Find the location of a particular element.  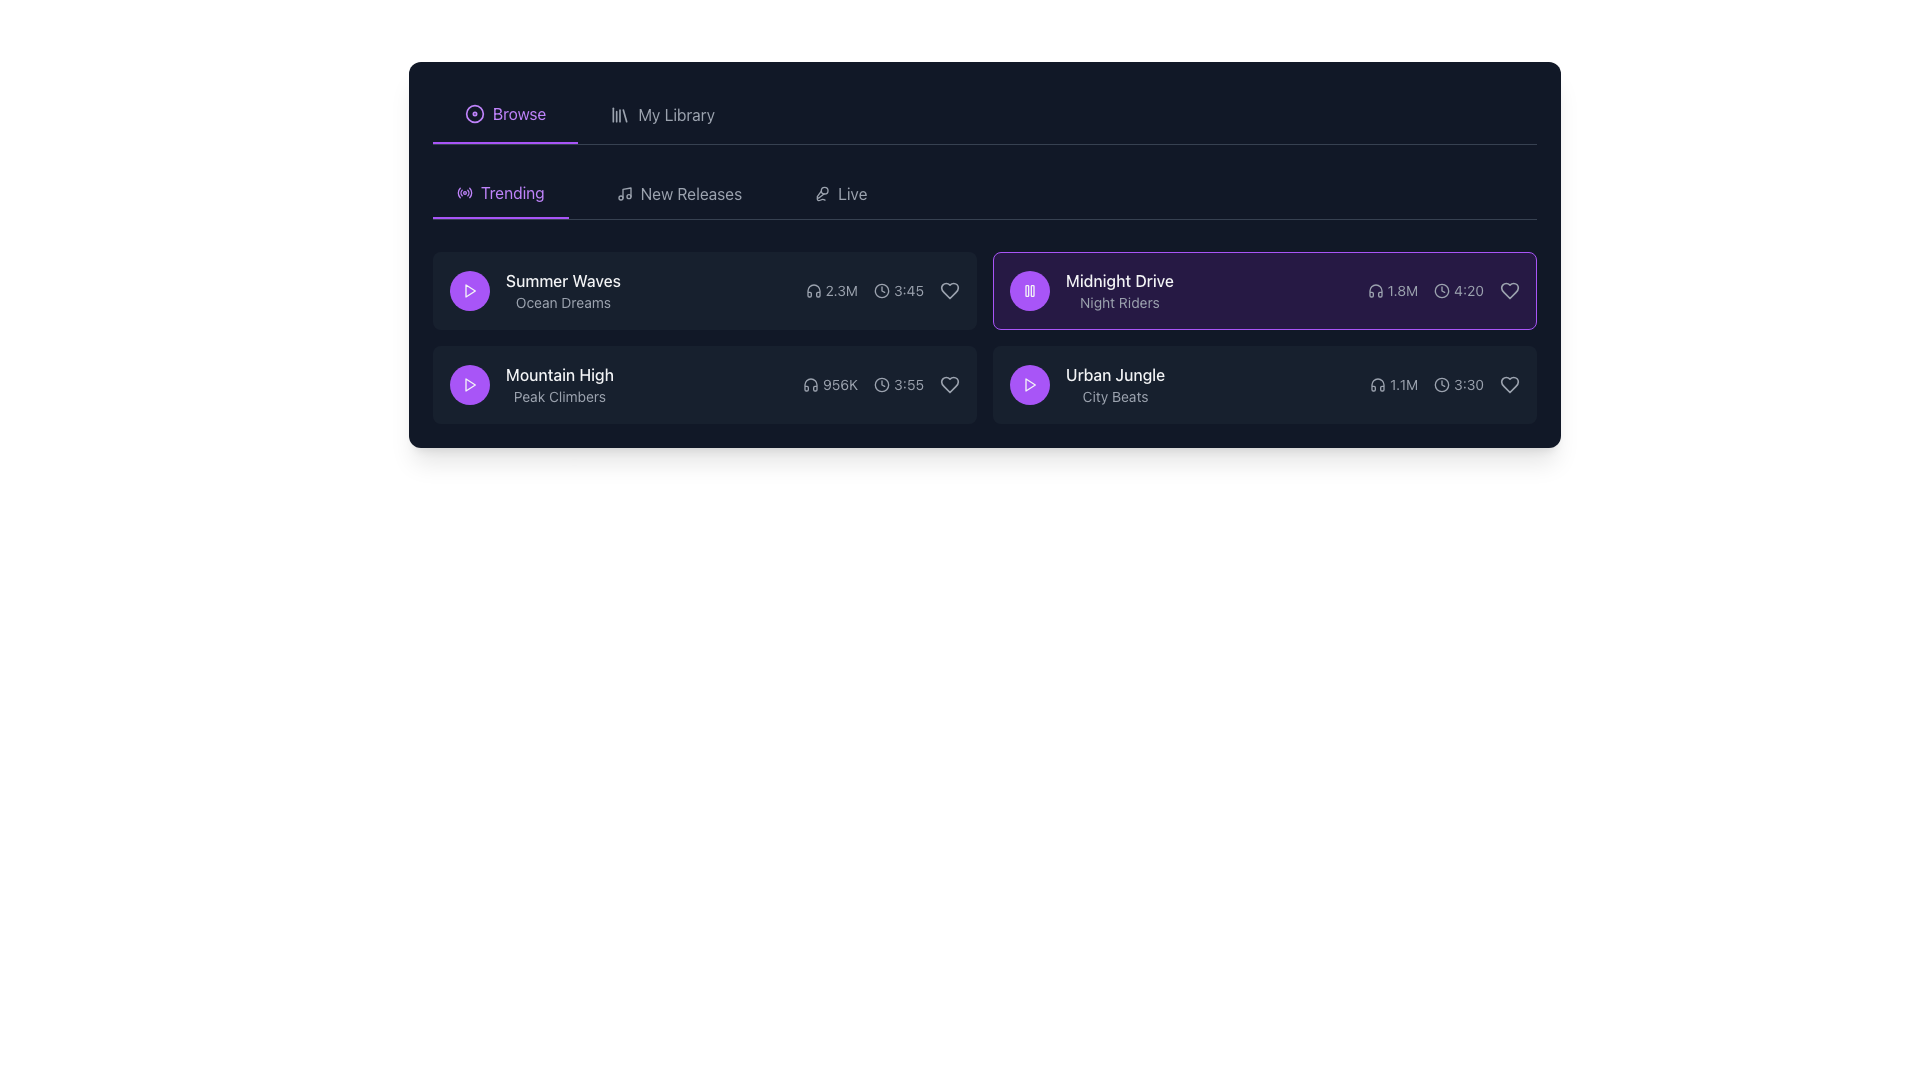

the text element displaying '2.3M' with a headphones icon in the 'Trending' section, associated with the 'Summer Waves' track is located at coordinates (831, 290).